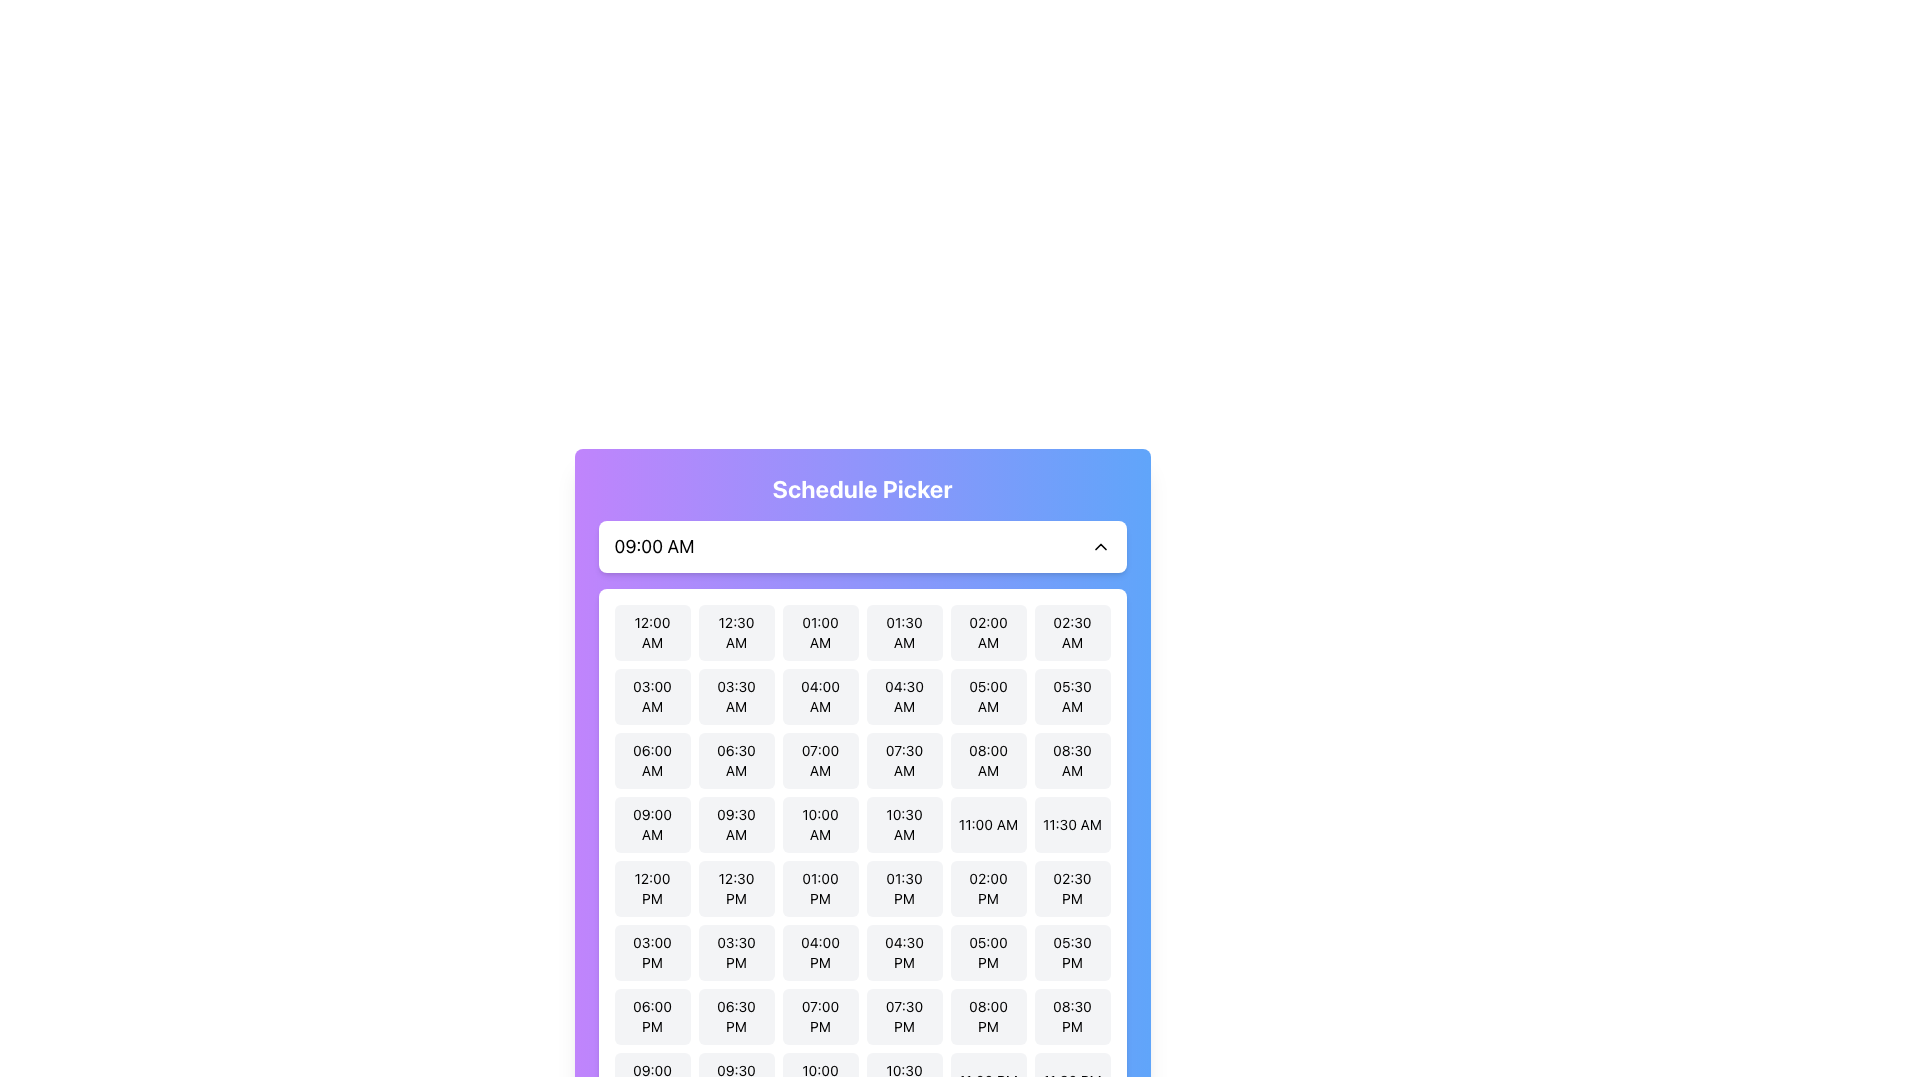 This screenshot has height=1080, width=1920. Describe the element at coordinates (903, 887) in the screenshot. I see `the button displaying the time '01:30 PM' in bold, black text within a light gray, rounded rectangle` at that location.